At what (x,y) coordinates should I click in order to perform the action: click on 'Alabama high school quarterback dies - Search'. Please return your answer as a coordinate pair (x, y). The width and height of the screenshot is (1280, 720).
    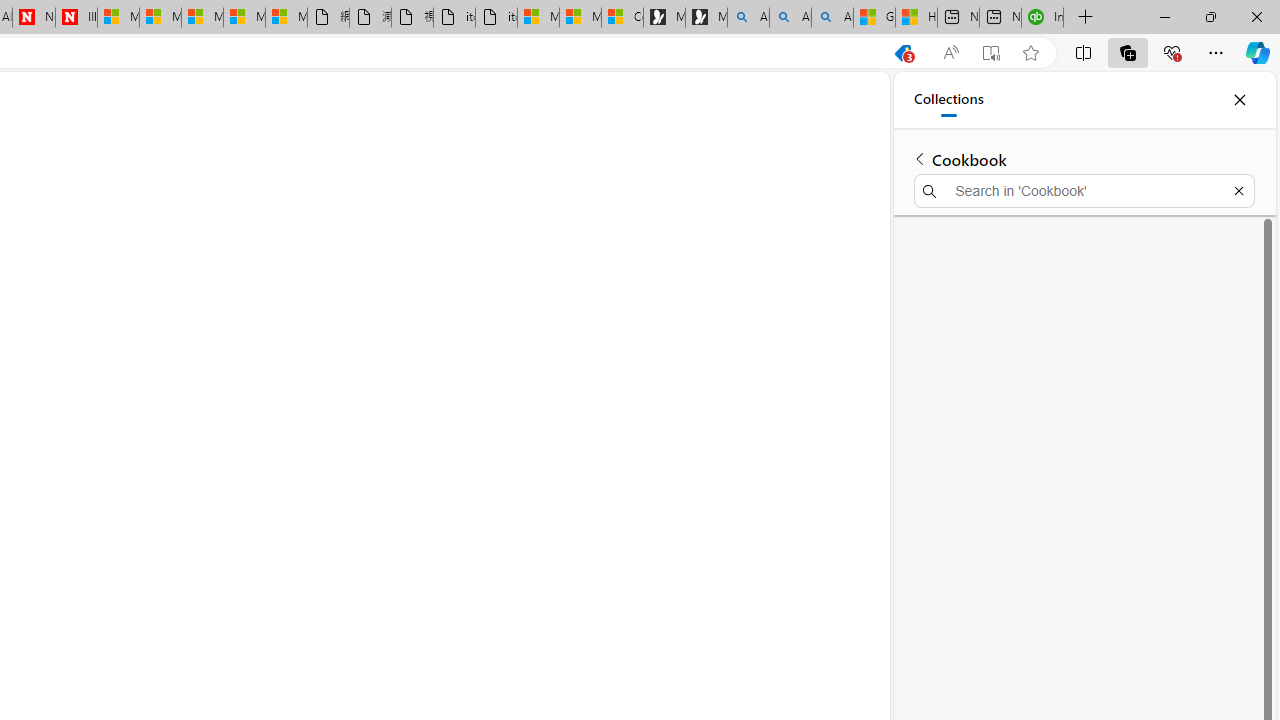
    Looking at the image, I should click on (747, 17).